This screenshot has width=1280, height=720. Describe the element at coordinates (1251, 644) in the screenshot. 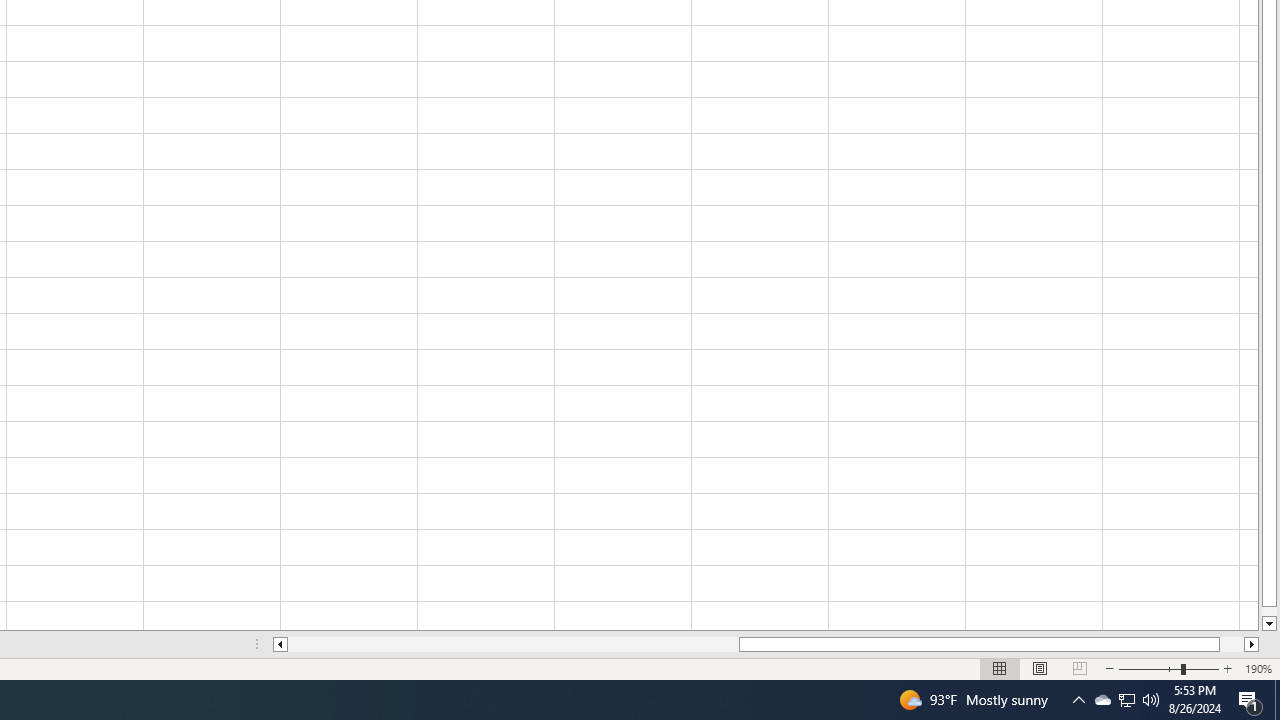

I see `'Column right'` at that location.